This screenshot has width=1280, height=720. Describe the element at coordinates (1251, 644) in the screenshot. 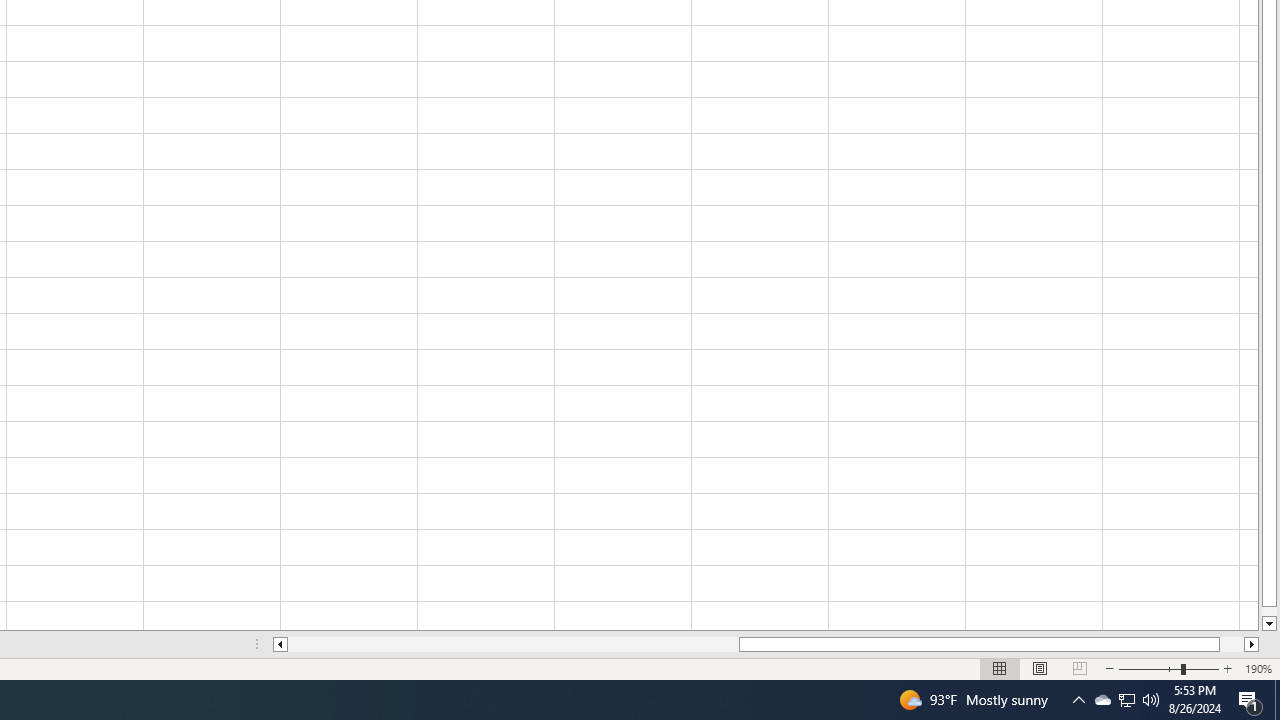

I see `'Column right'` at that location.